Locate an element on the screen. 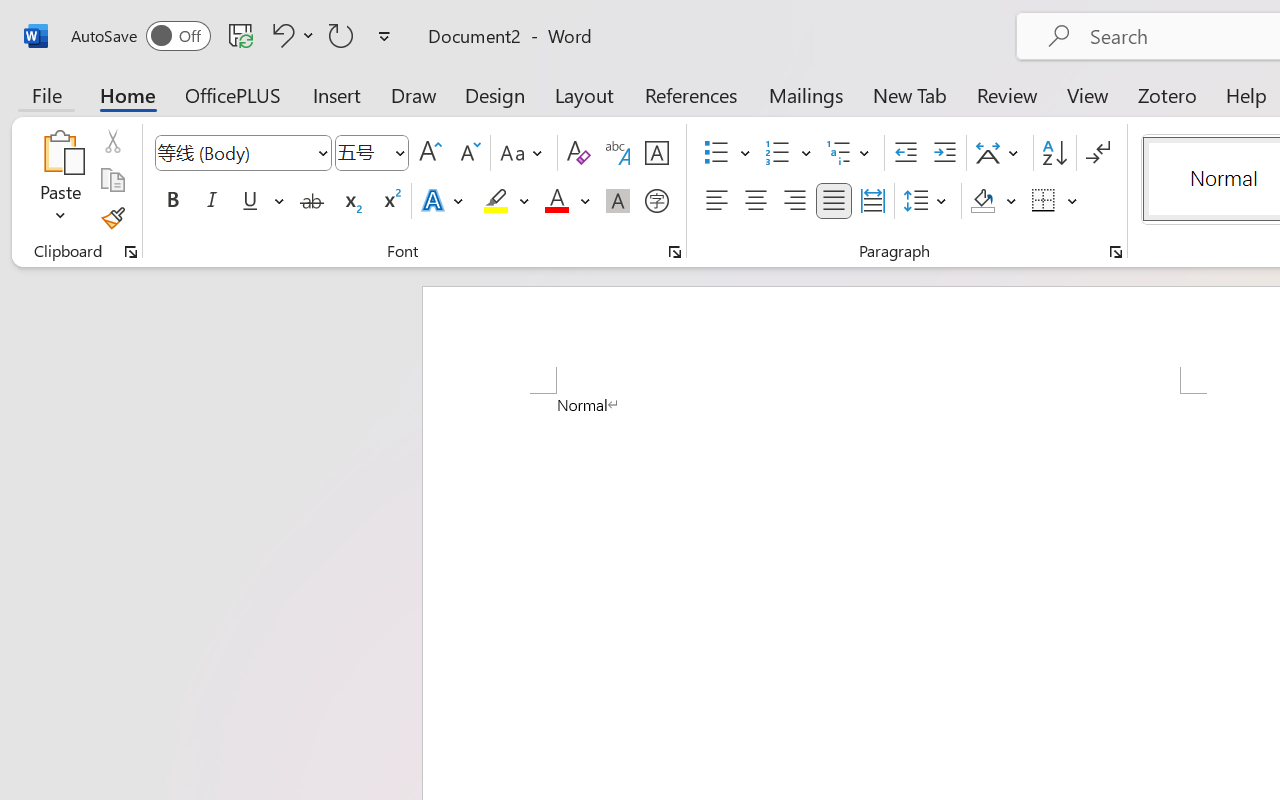  'Text Highlight Color' is located at coordinates (506, 201).